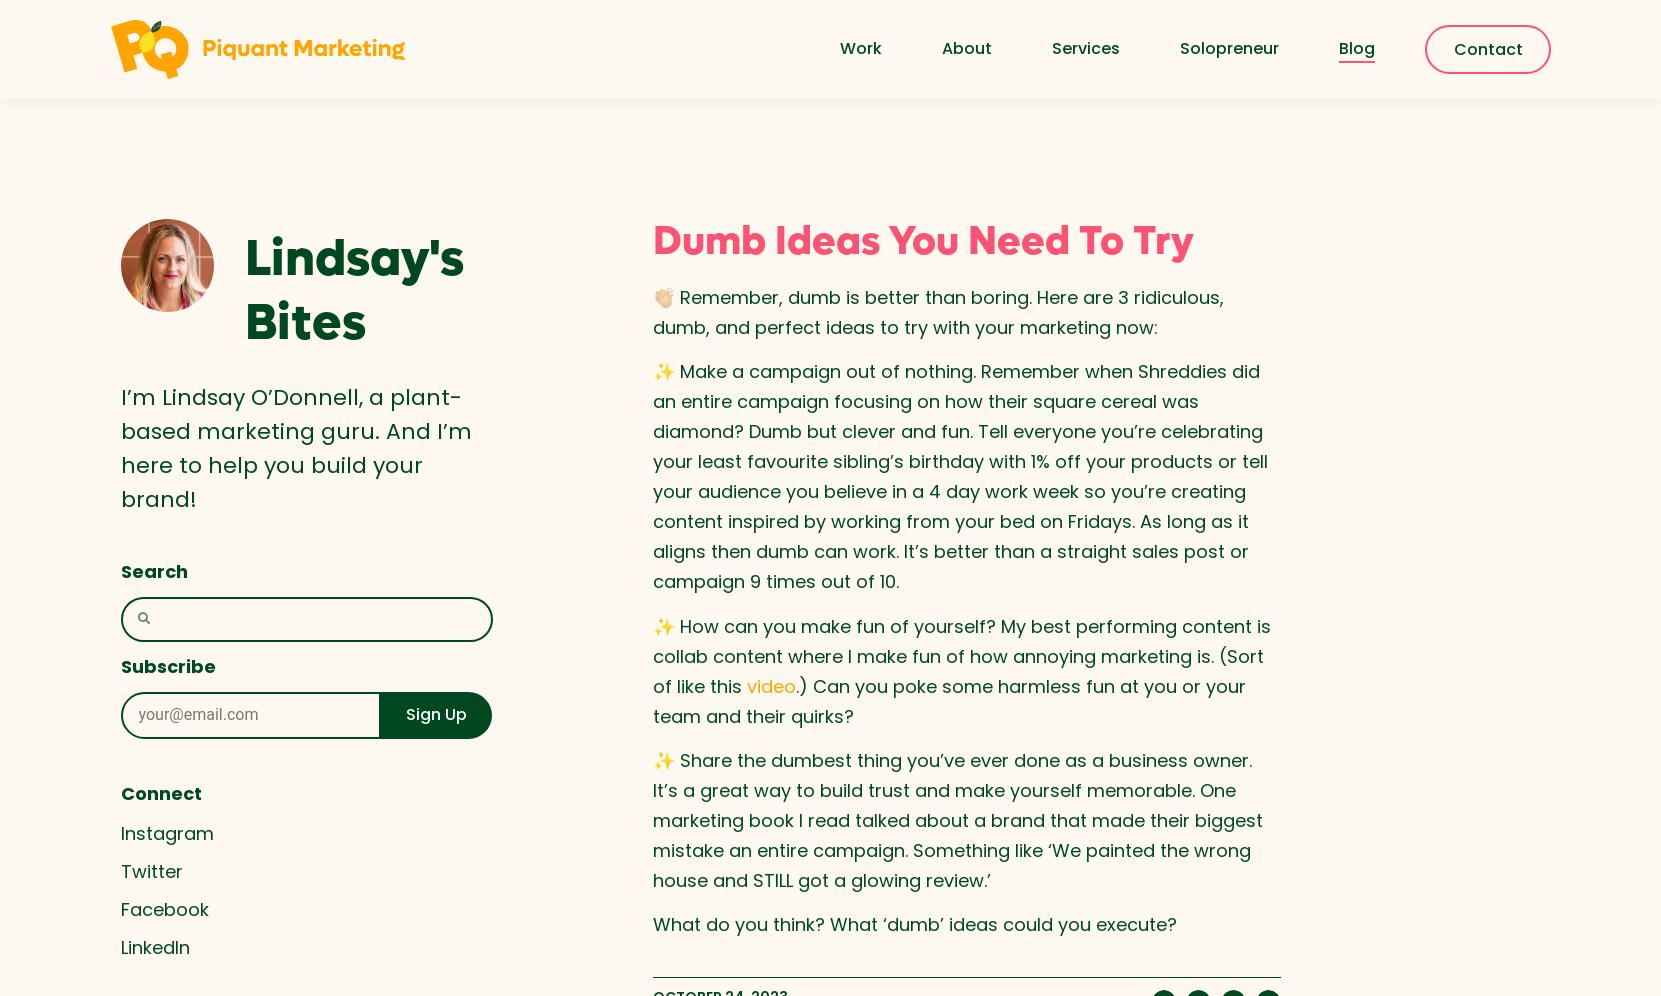  What do you see at coordinates (956, 819) in the screenshot?
I see `'✨ Share the dumbest thing you’ve ever done as a business owner. It’s a great way to build trust and make yourself memorable. One marketing book I read talked about a brand that made their biggest mistake an entire campaign. Something like ‘We painted the wrong house and STILL got a glowing review.’'` at bounding box center [956, 819].